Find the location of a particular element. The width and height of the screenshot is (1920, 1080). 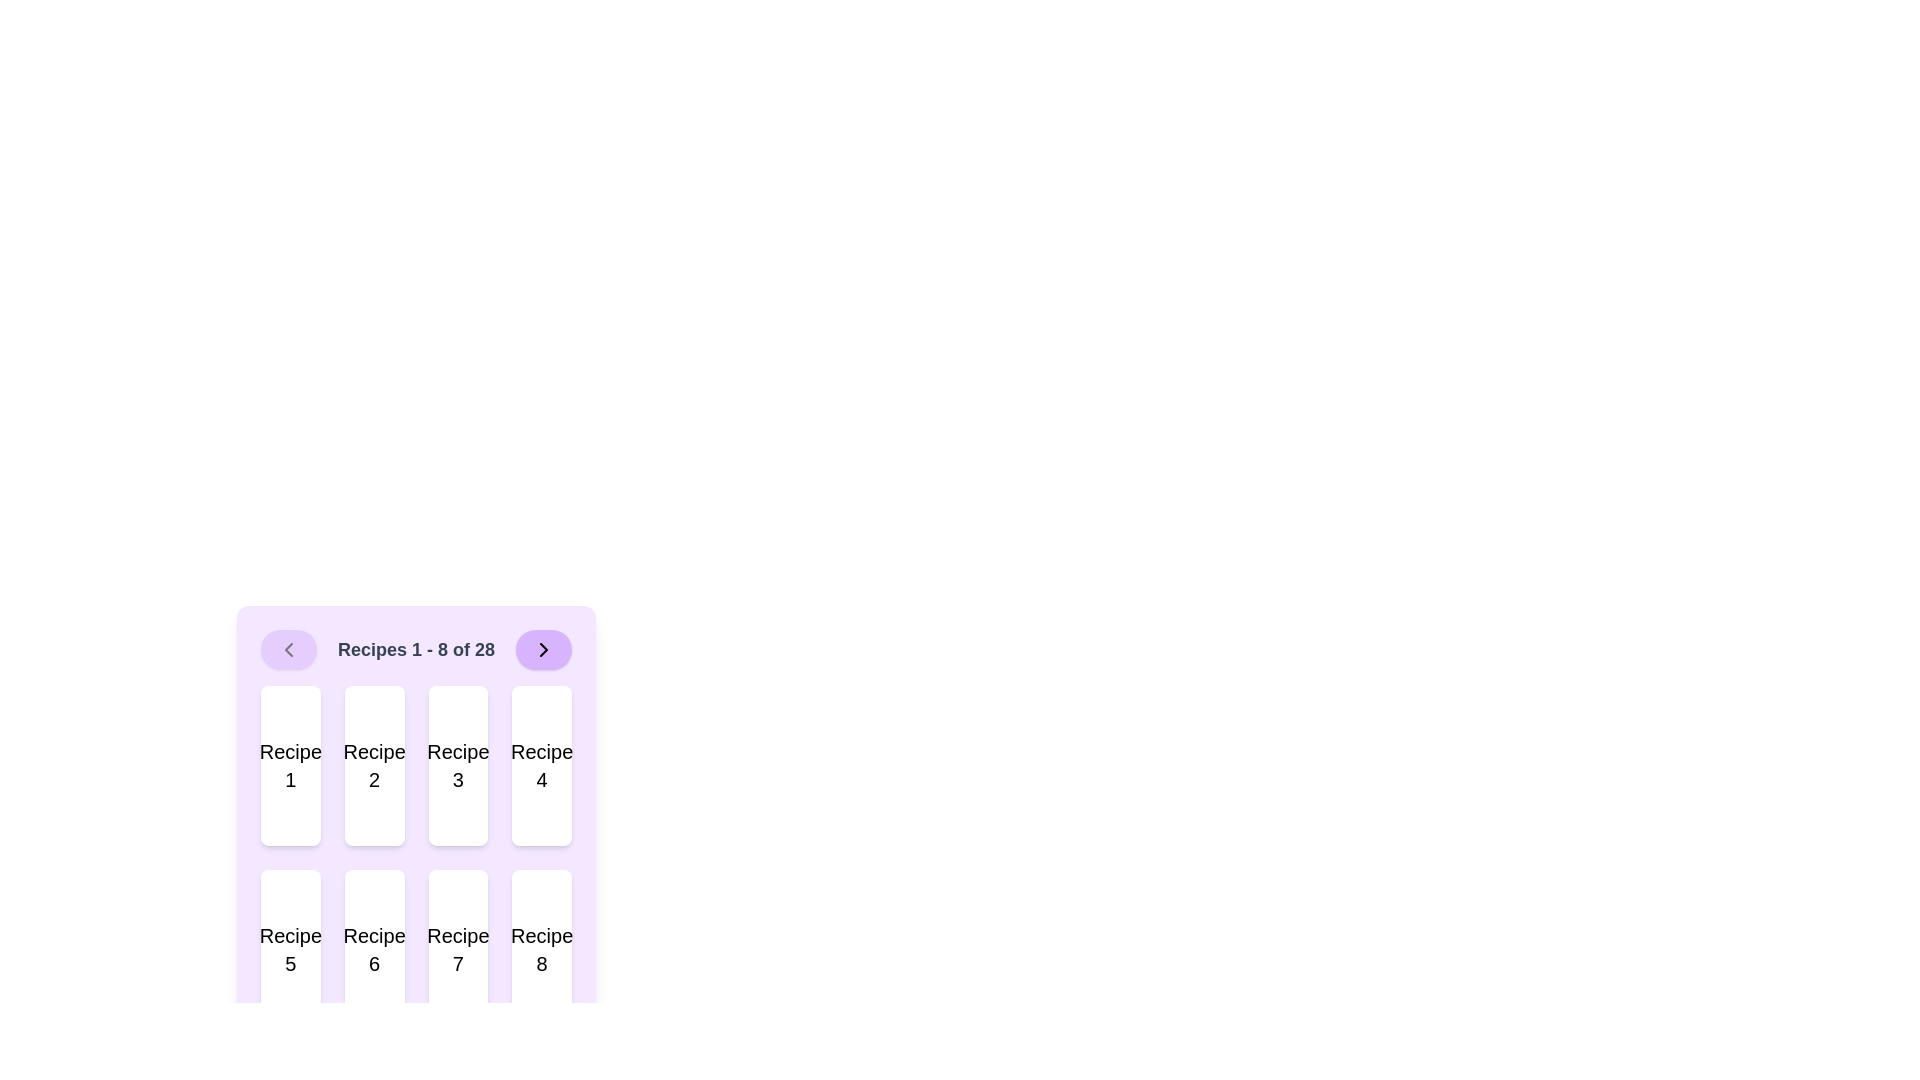

the Card component displaying 'Recipe 6', which is a rectangular element with a white background and rounded corners, located in the bottom row of a 2x4 grid layout, specifically the second item from the left is located at coordinates (374, 948).